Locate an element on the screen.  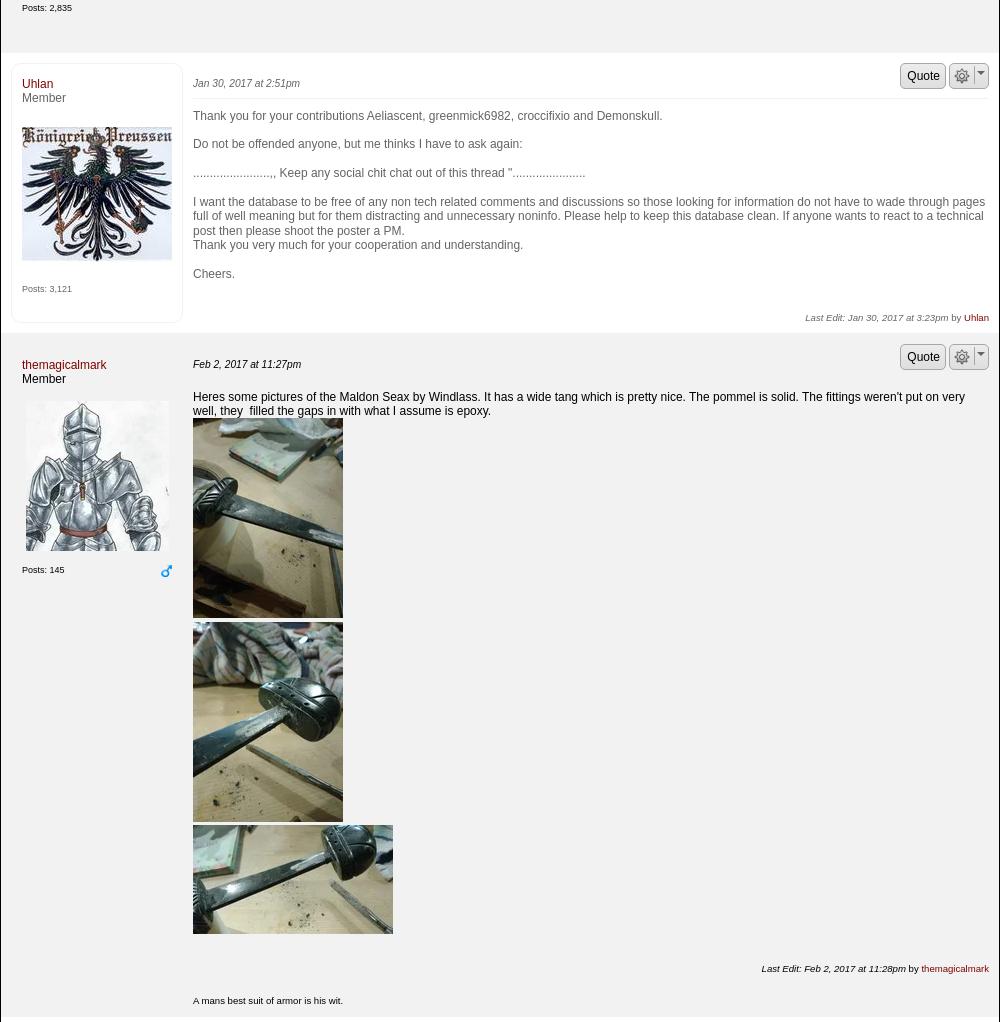
'Posts: 2,835' is located at coordinates (22, 6).